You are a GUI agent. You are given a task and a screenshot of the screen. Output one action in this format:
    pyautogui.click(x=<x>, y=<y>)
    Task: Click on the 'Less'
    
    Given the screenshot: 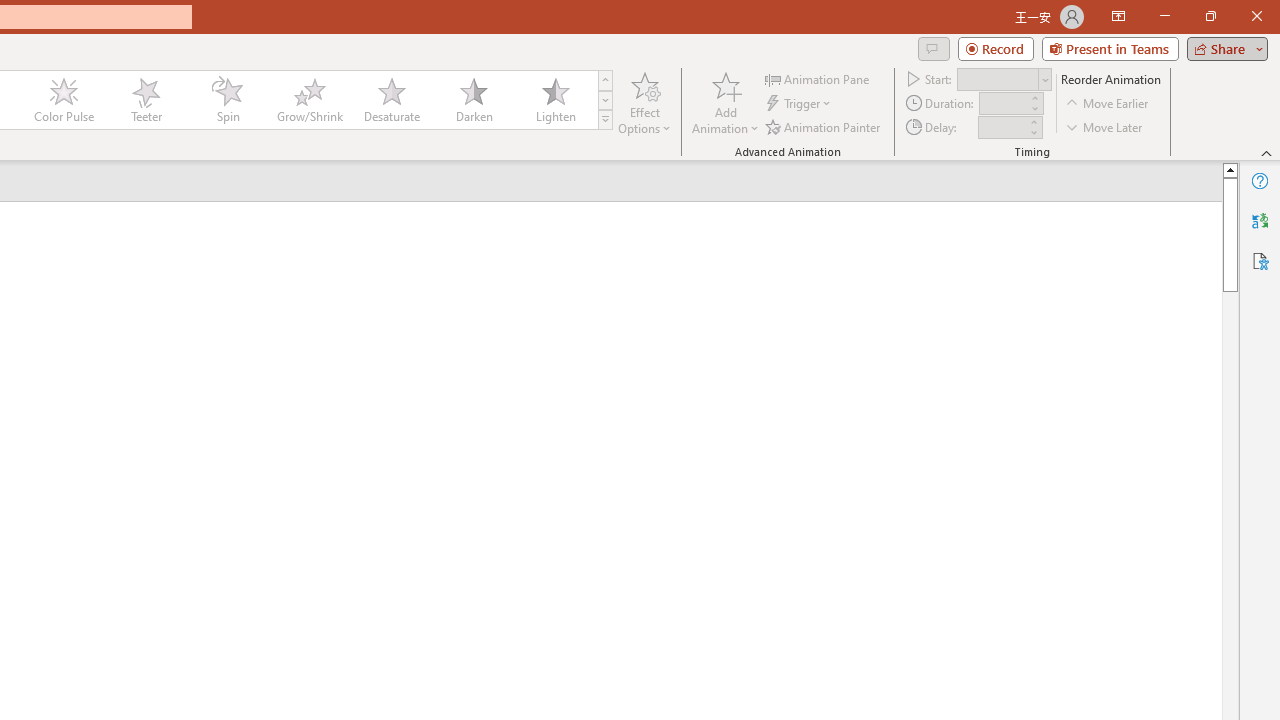 What is the action you would take?
    pyautogui.click(x=1033, y=132)
    